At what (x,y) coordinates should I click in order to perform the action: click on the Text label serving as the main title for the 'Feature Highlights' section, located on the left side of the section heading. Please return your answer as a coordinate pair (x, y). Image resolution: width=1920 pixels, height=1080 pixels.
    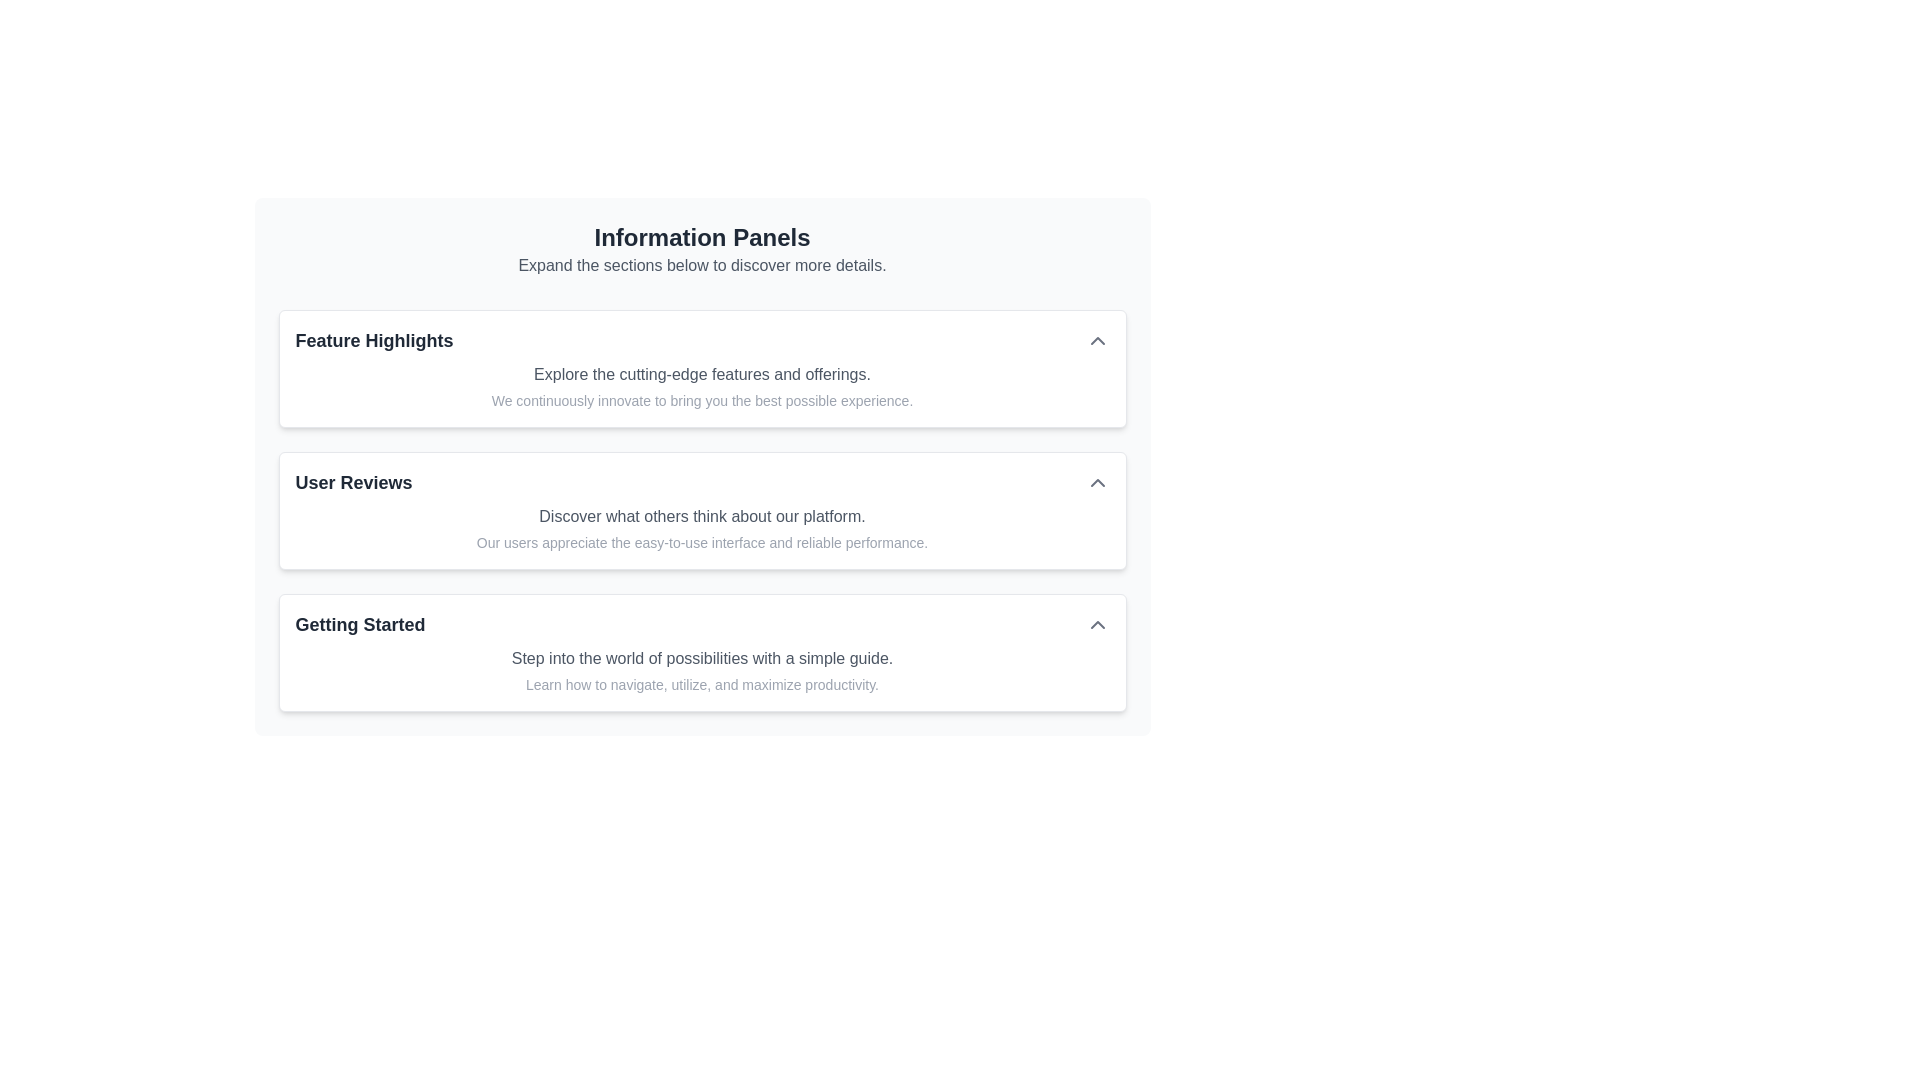
    Looking at the image, I should click on (374, 339).